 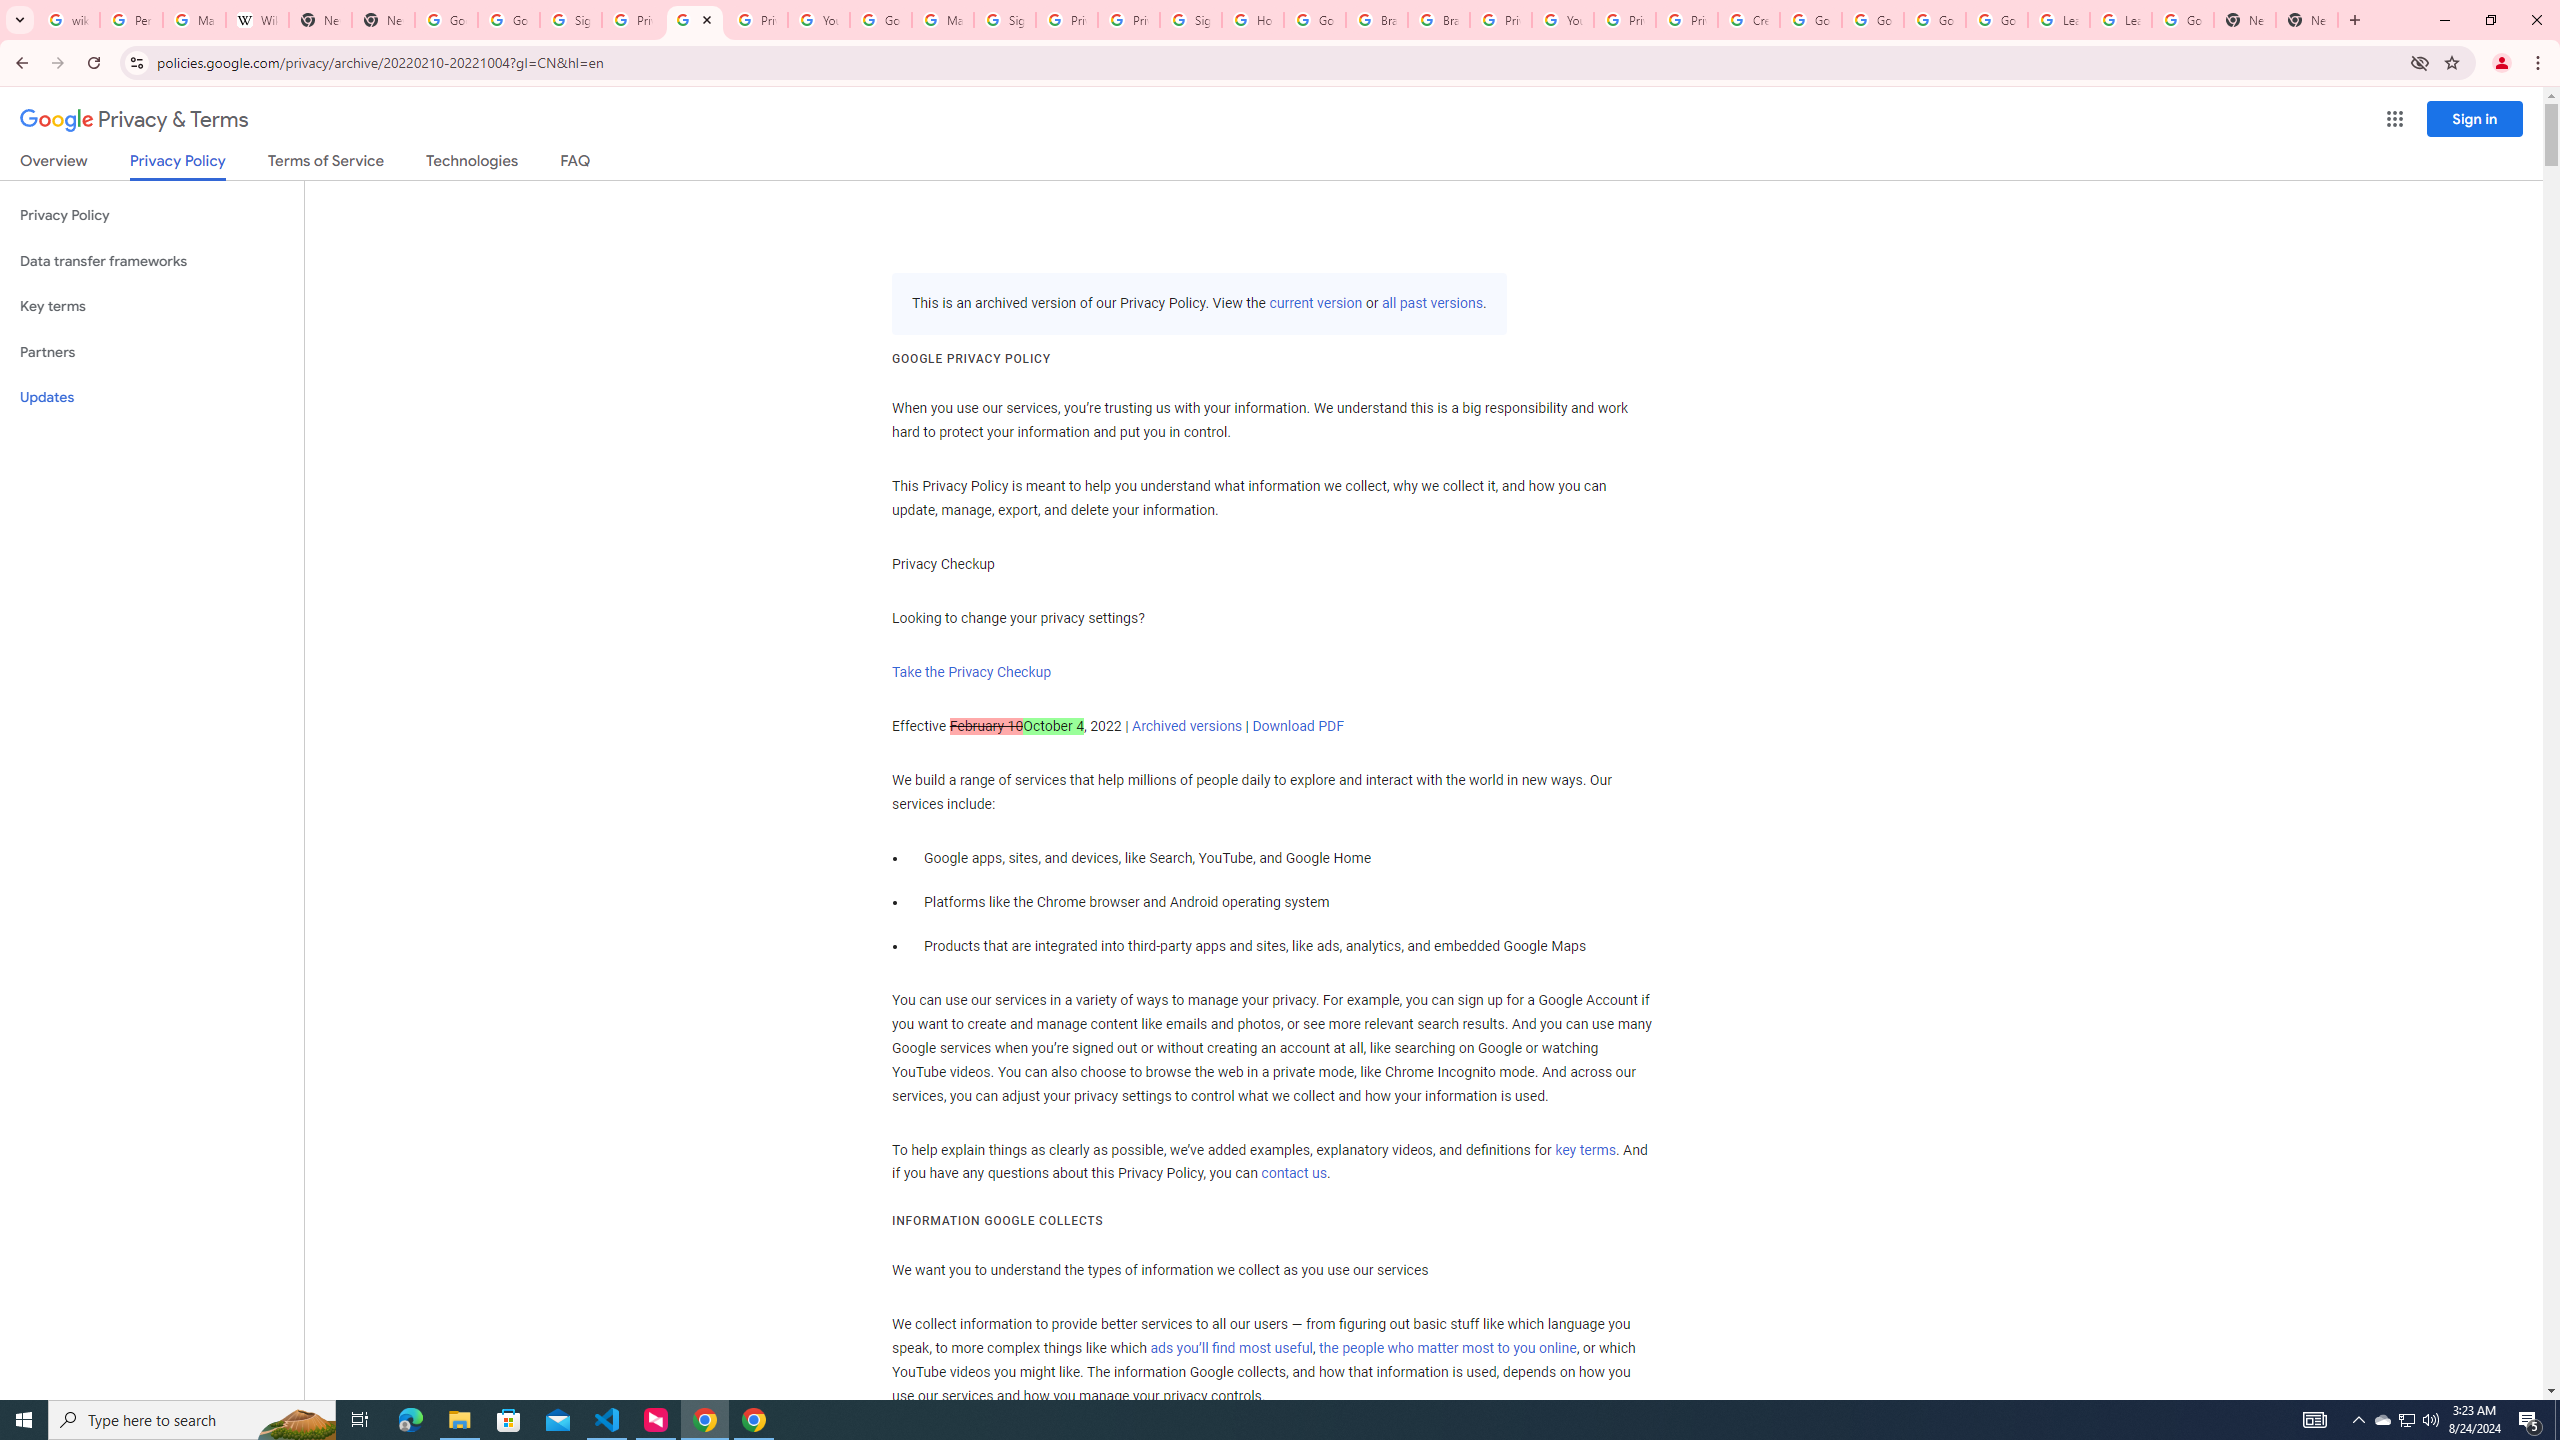 What do you see at coordinates (1296, 724) in the screenshot?
I see `'Download PDF'` at bounding box center [1296, 724].